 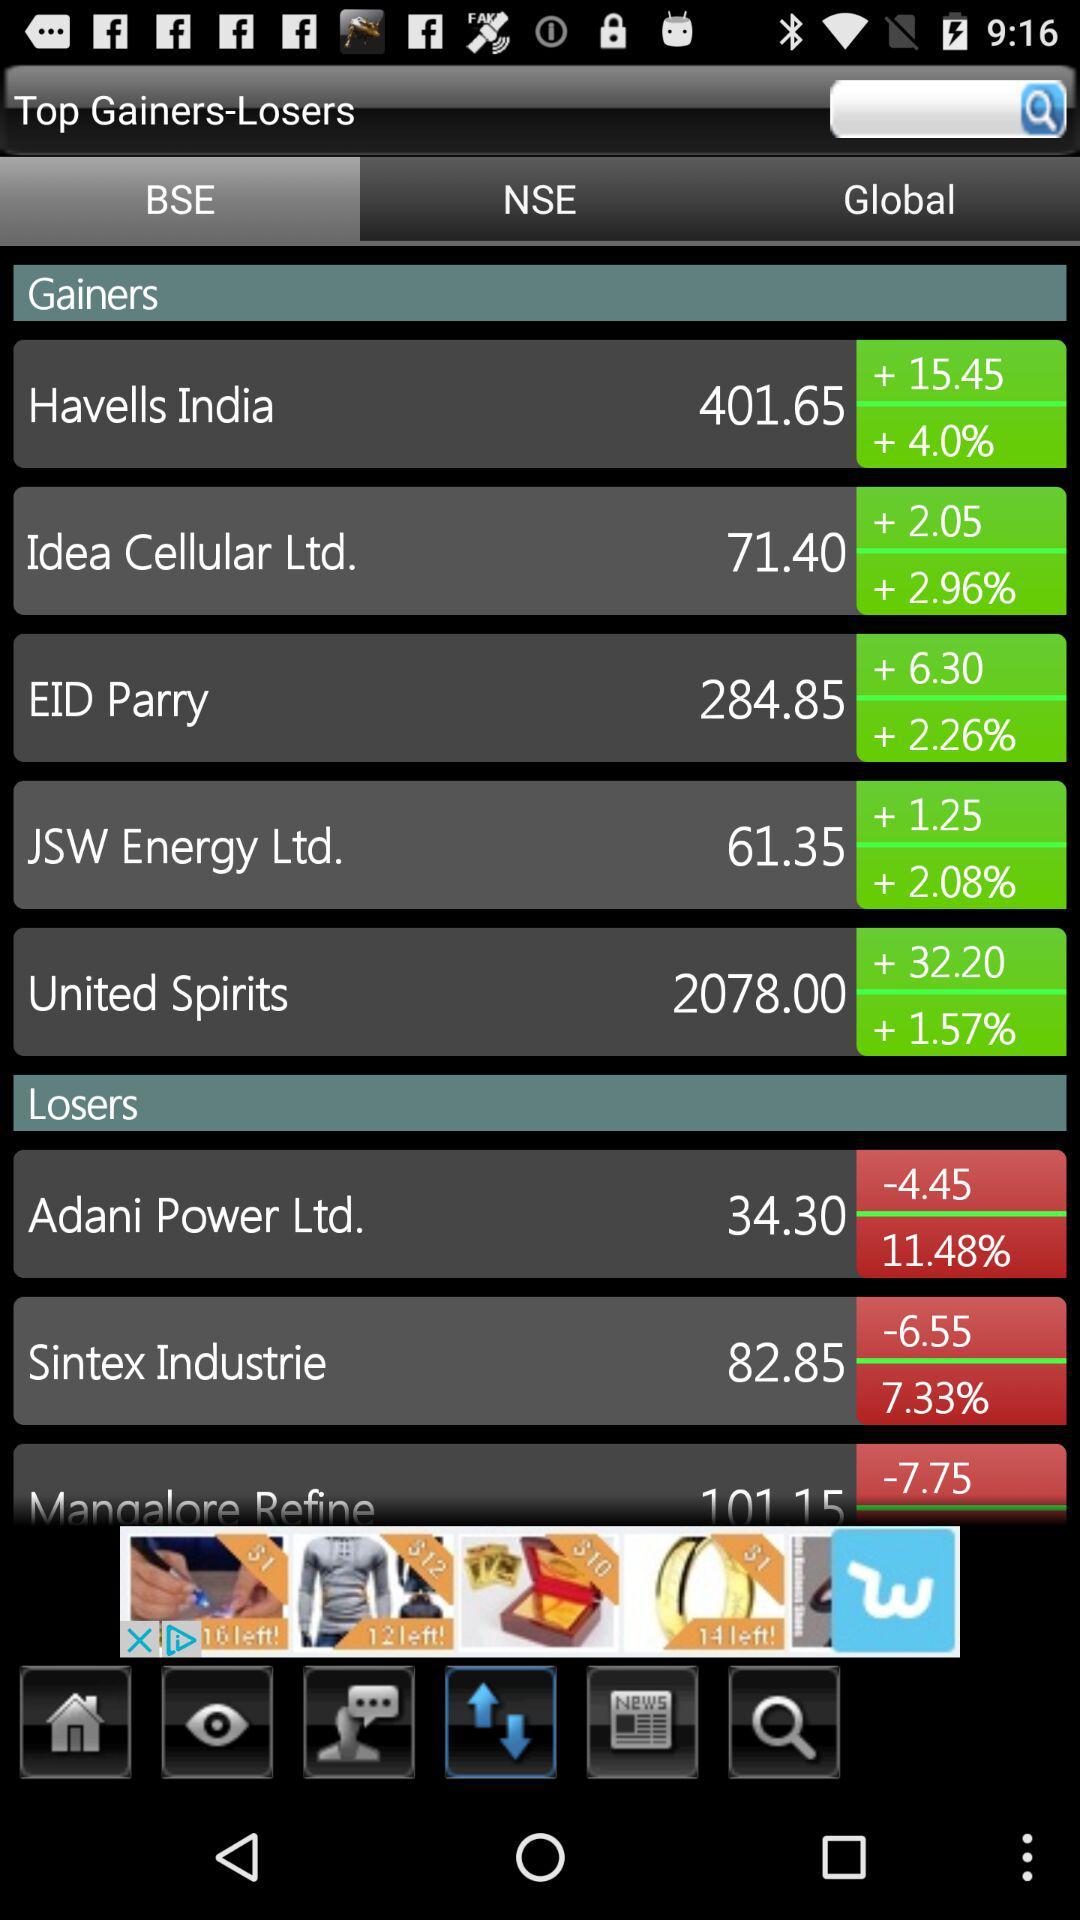 I want to click on the search icon, so click(x=783, y=1848).